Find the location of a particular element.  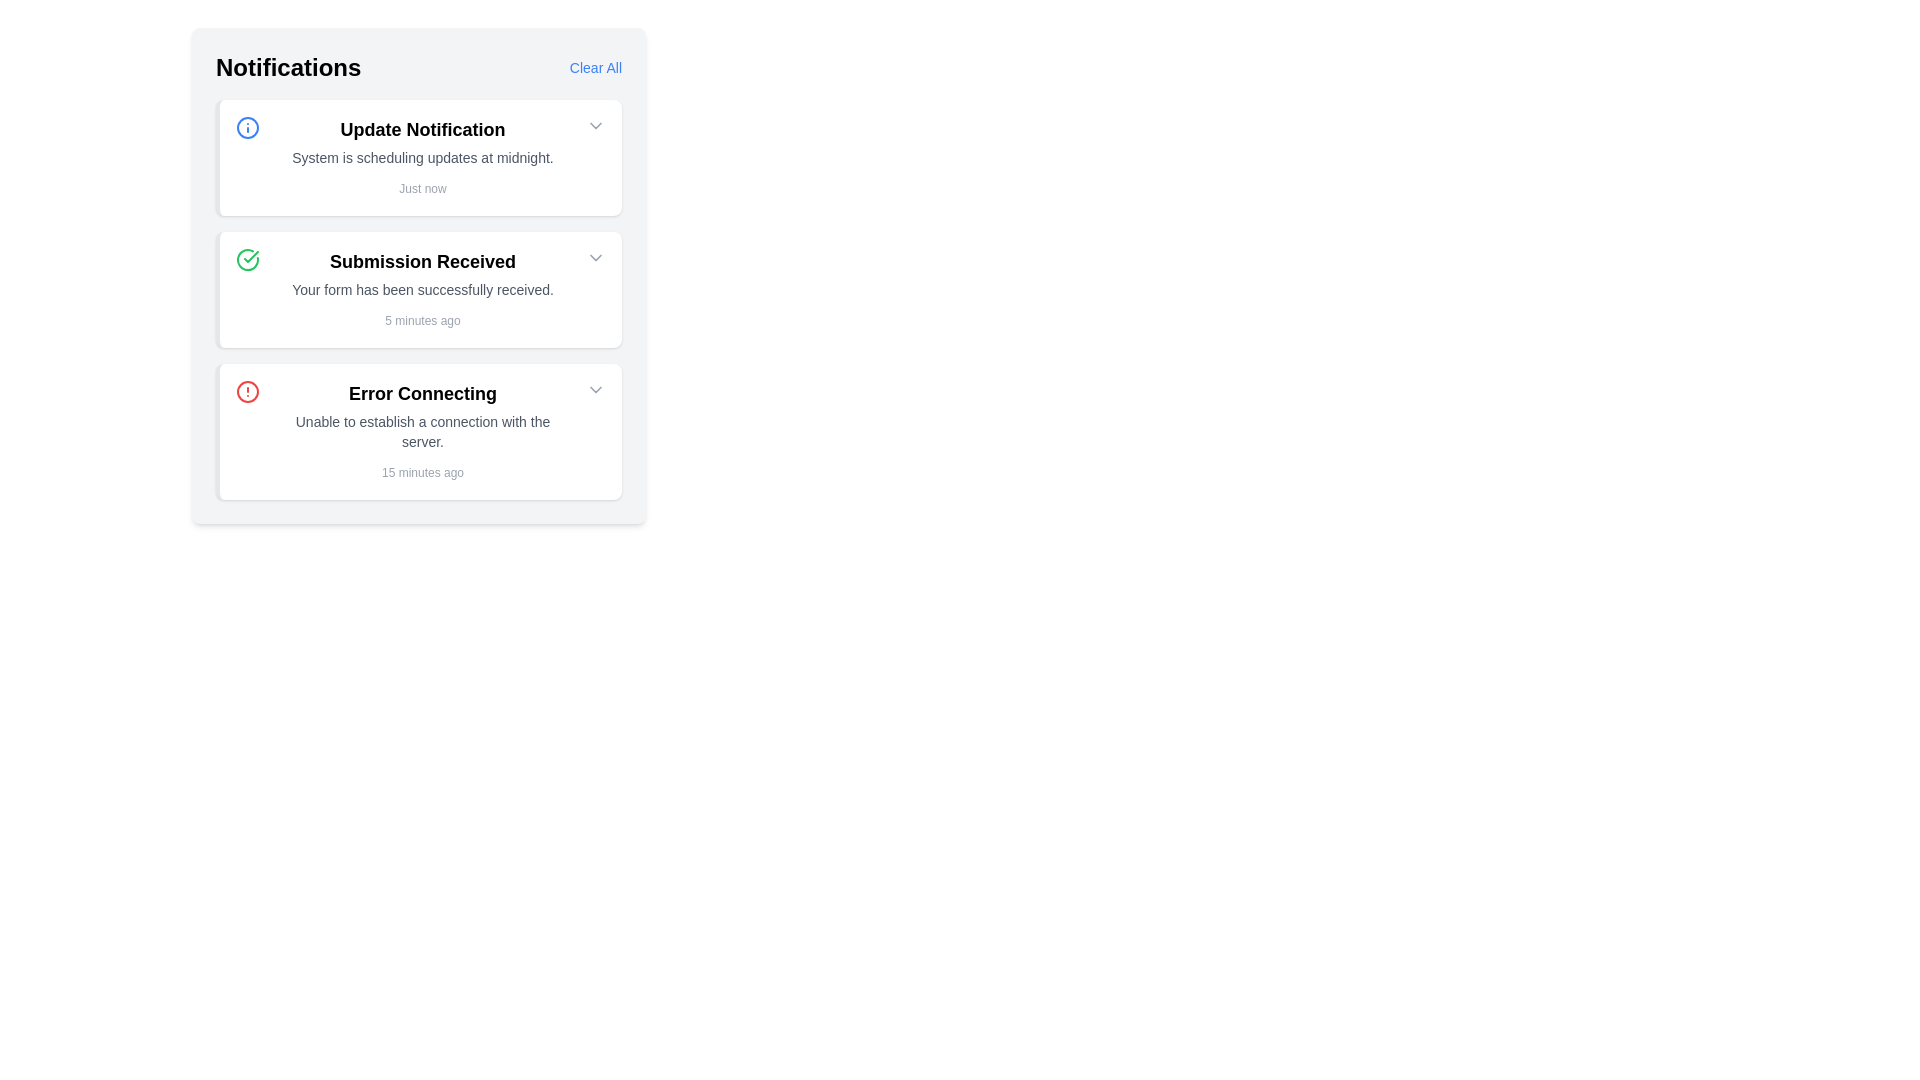

the circular graphic element that represents part of the 'info' icon in the 'Update Notification' item in the notifications list is located at coordinates (247, 127).